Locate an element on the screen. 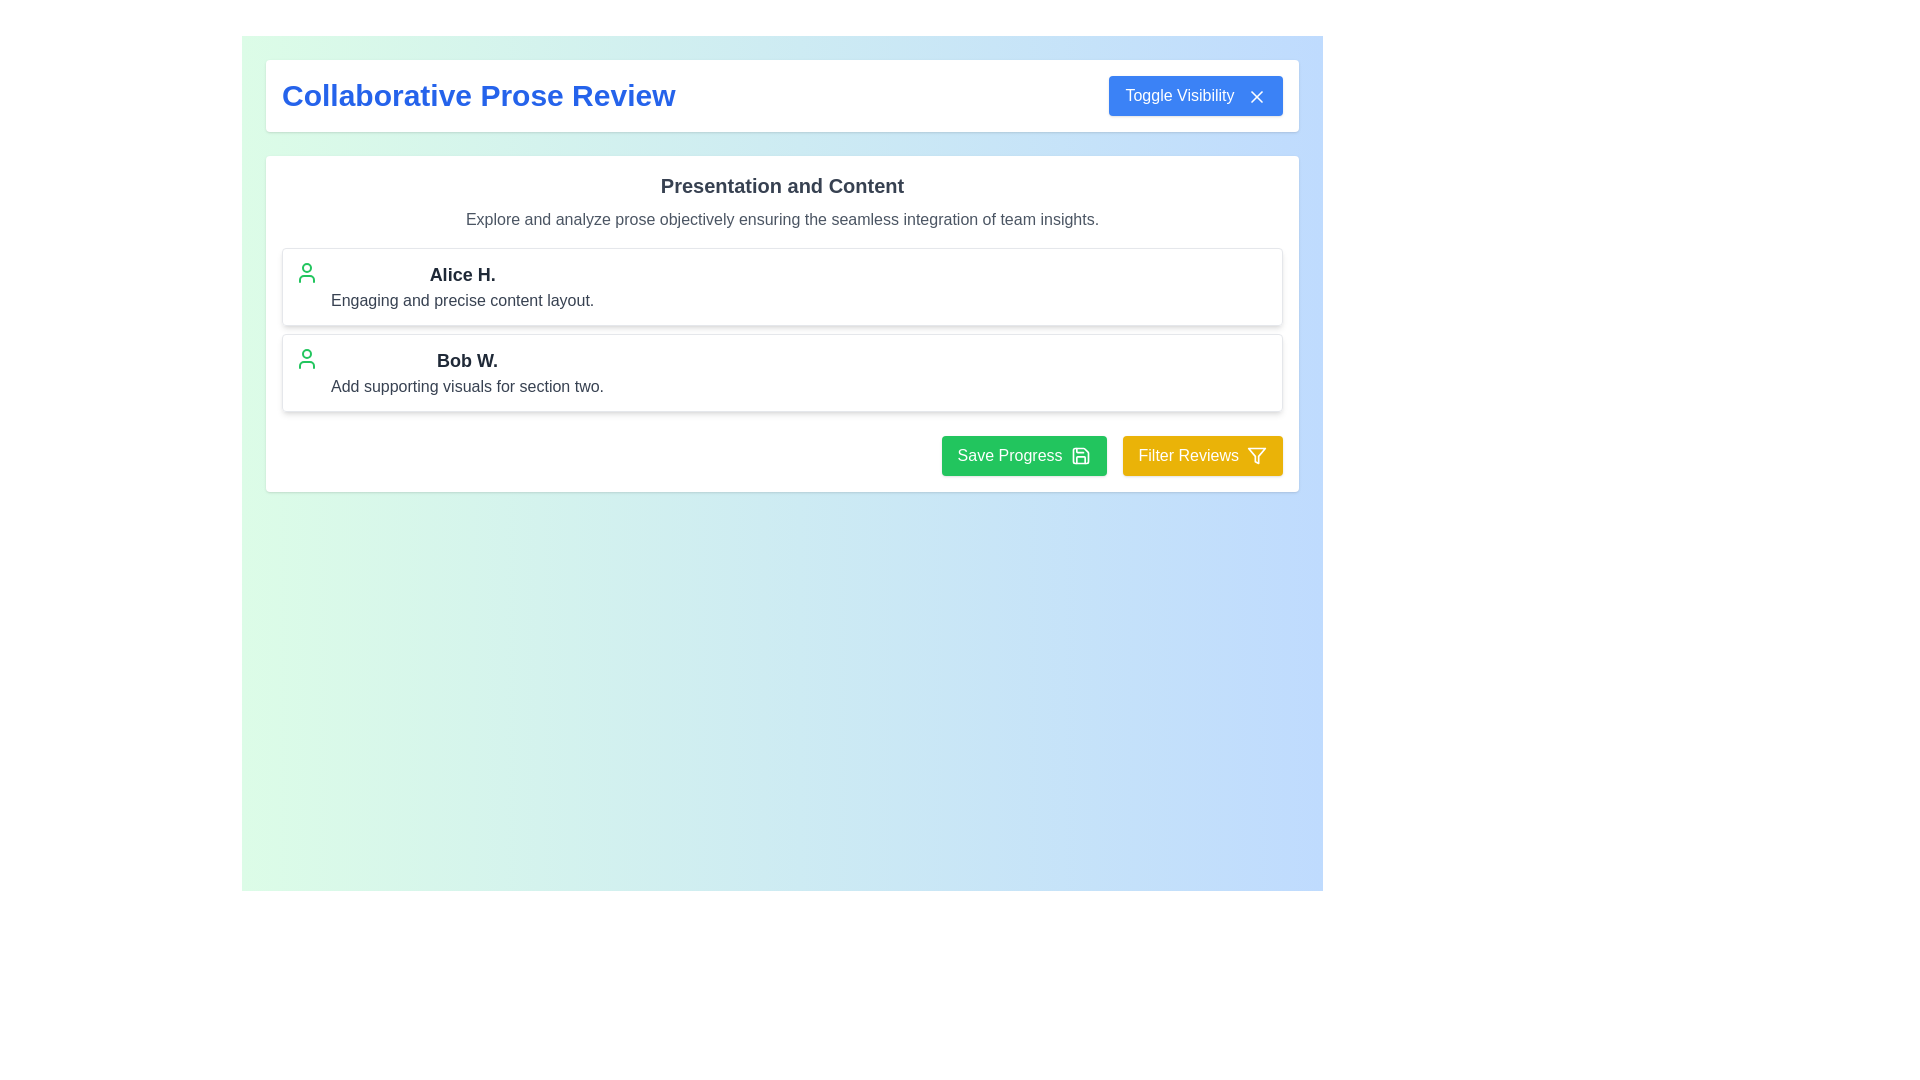  the static text content that provides a descriptive statement below the heading 'Presentation and Content' in the panel is located at coordinates (781, 219).